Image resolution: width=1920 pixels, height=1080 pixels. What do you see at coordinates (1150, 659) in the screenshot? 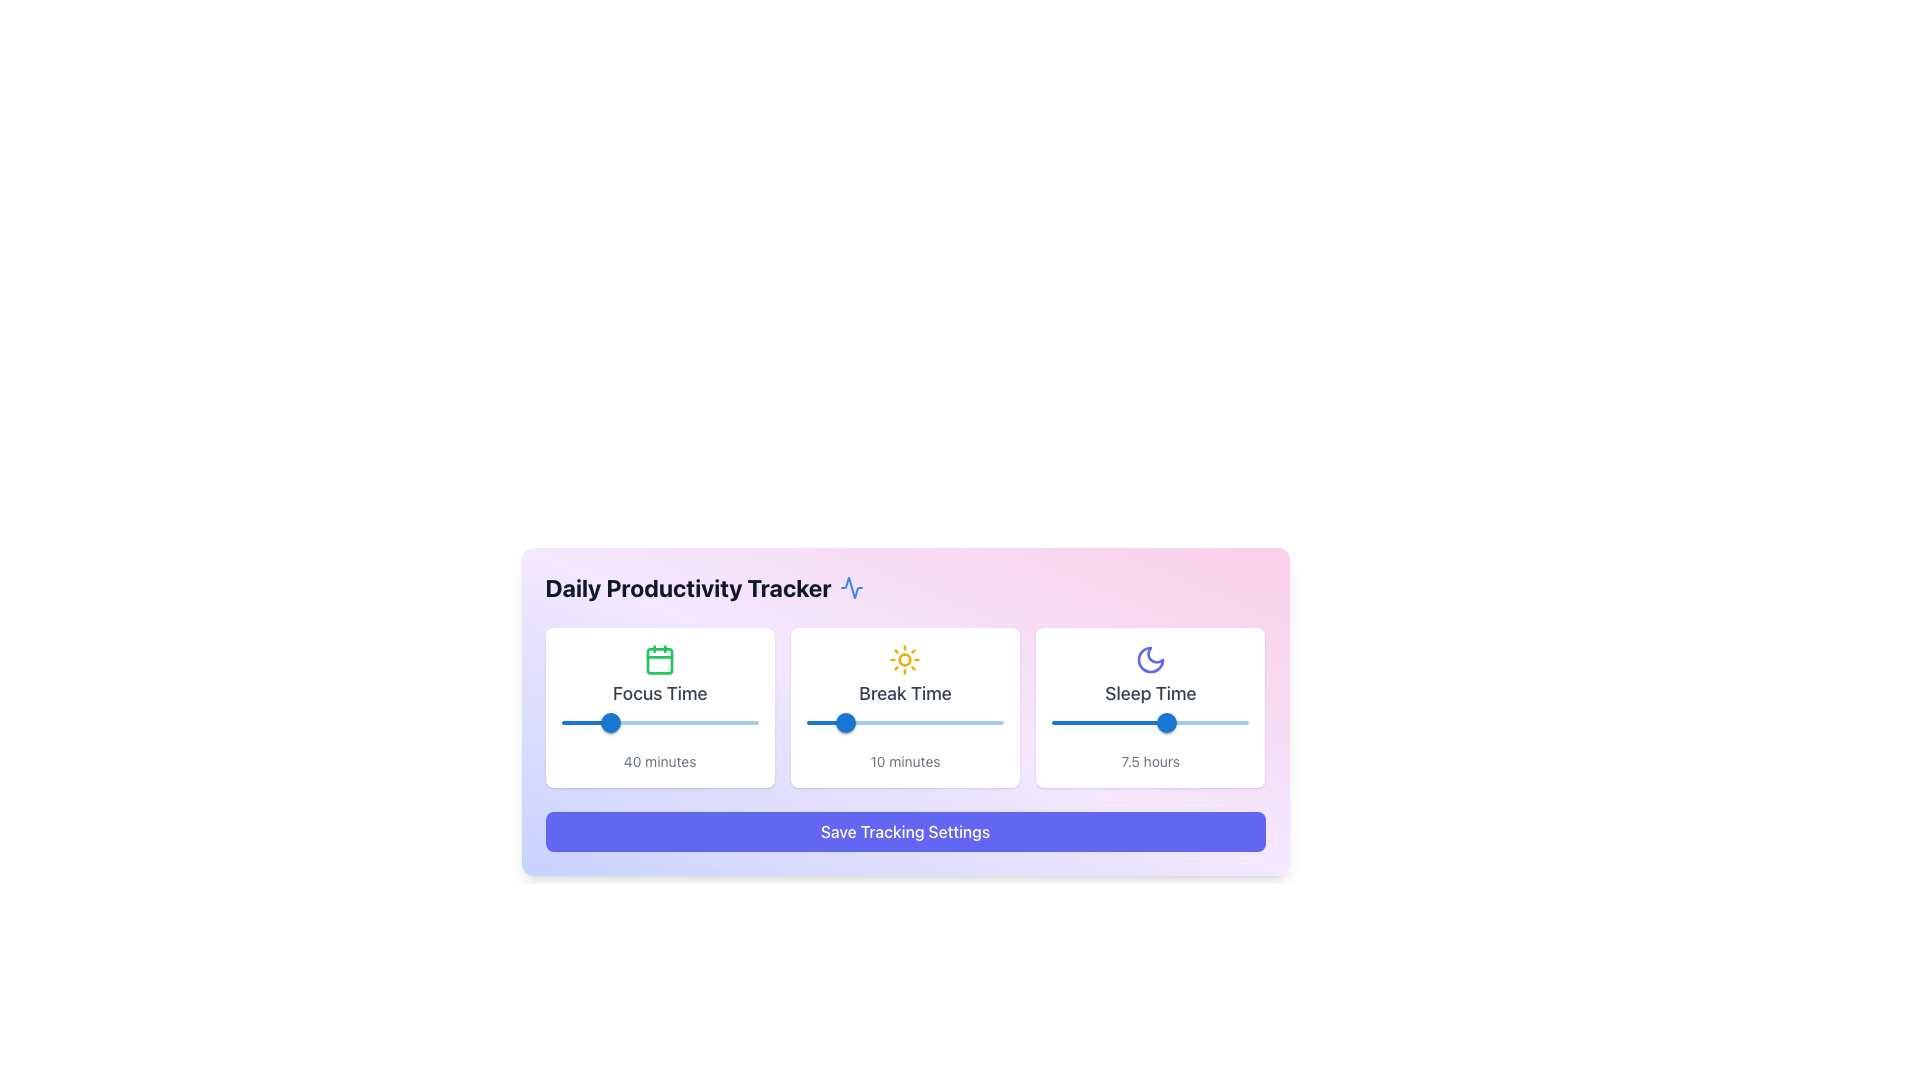
I see `the crescent moon icon with an indigo stroke outline, which represents the Sleep Time section in the productivity tracker interface, located above the 'Sleep Time' label` at bounding box center [1150, 659].